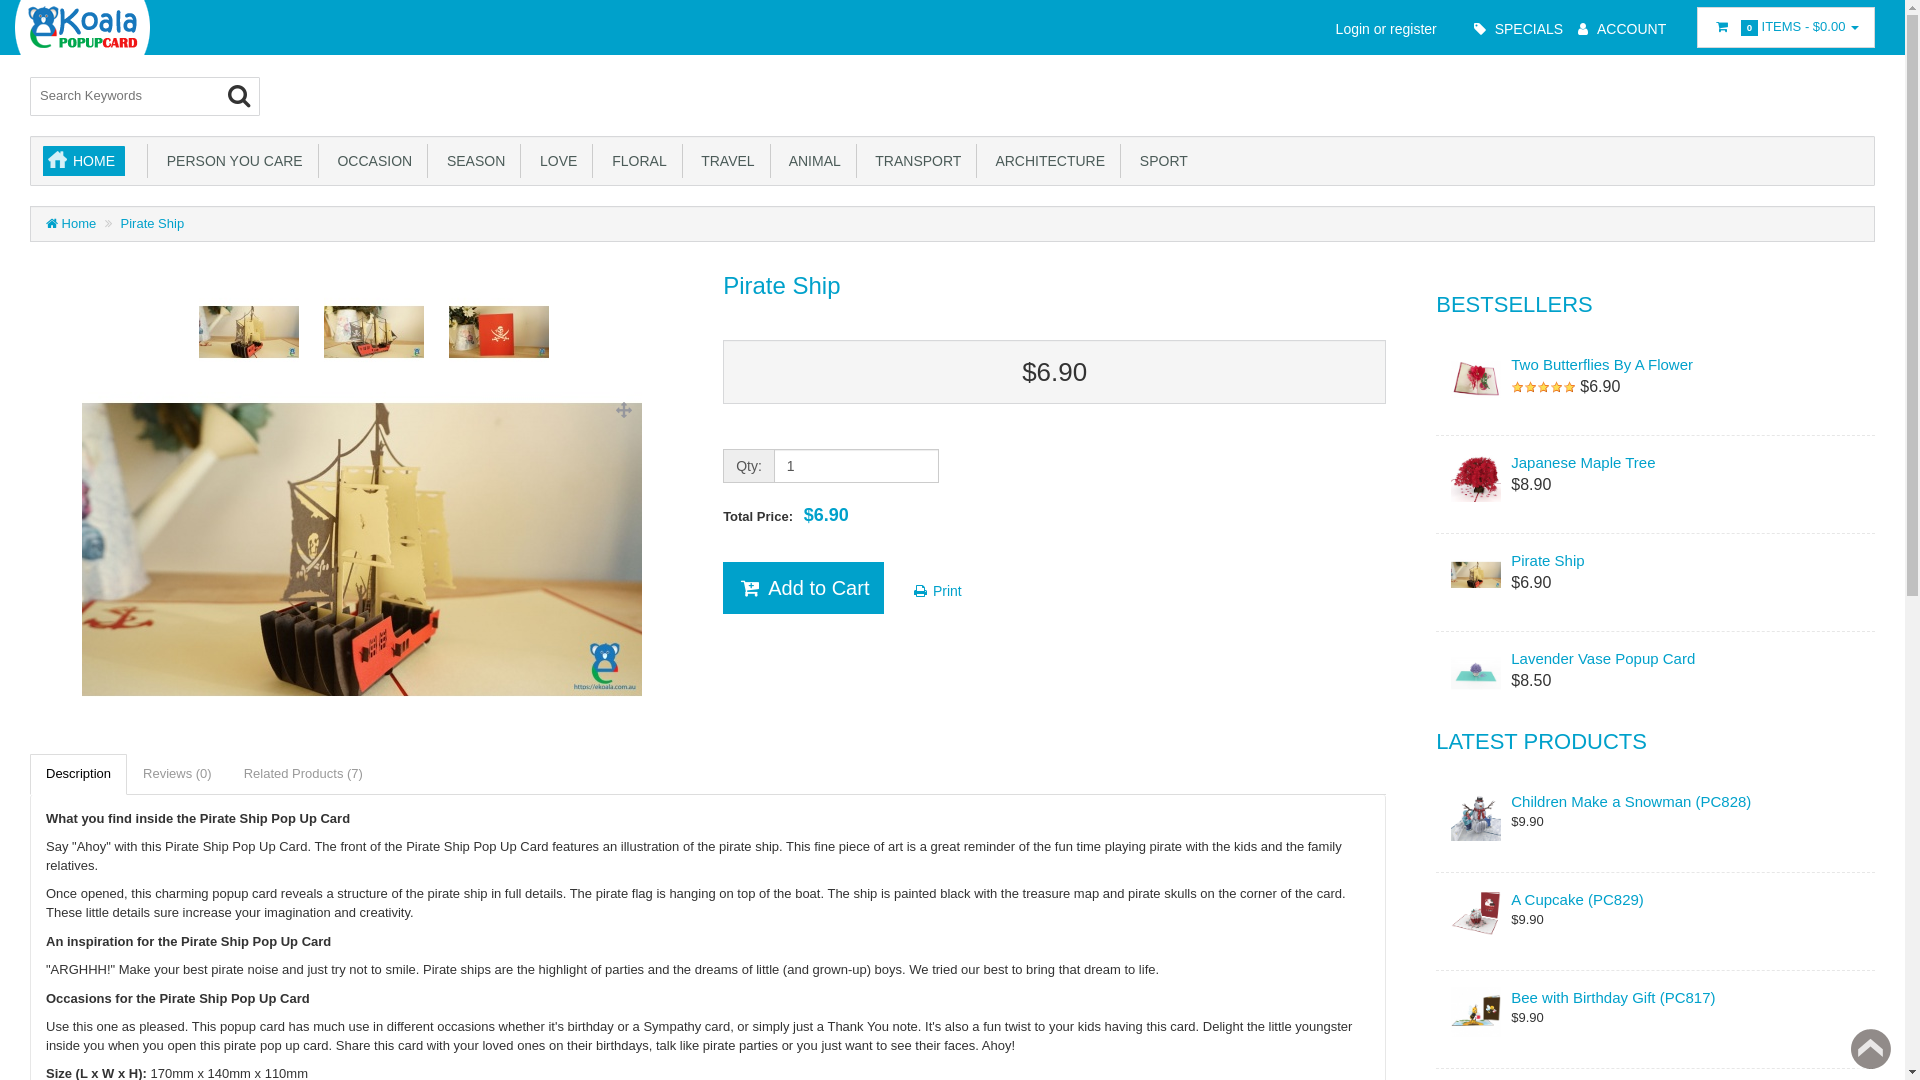 The width and height of the screenshot is (1920, 1080). I want to click on 'Back to top', so click(1841, 1048).